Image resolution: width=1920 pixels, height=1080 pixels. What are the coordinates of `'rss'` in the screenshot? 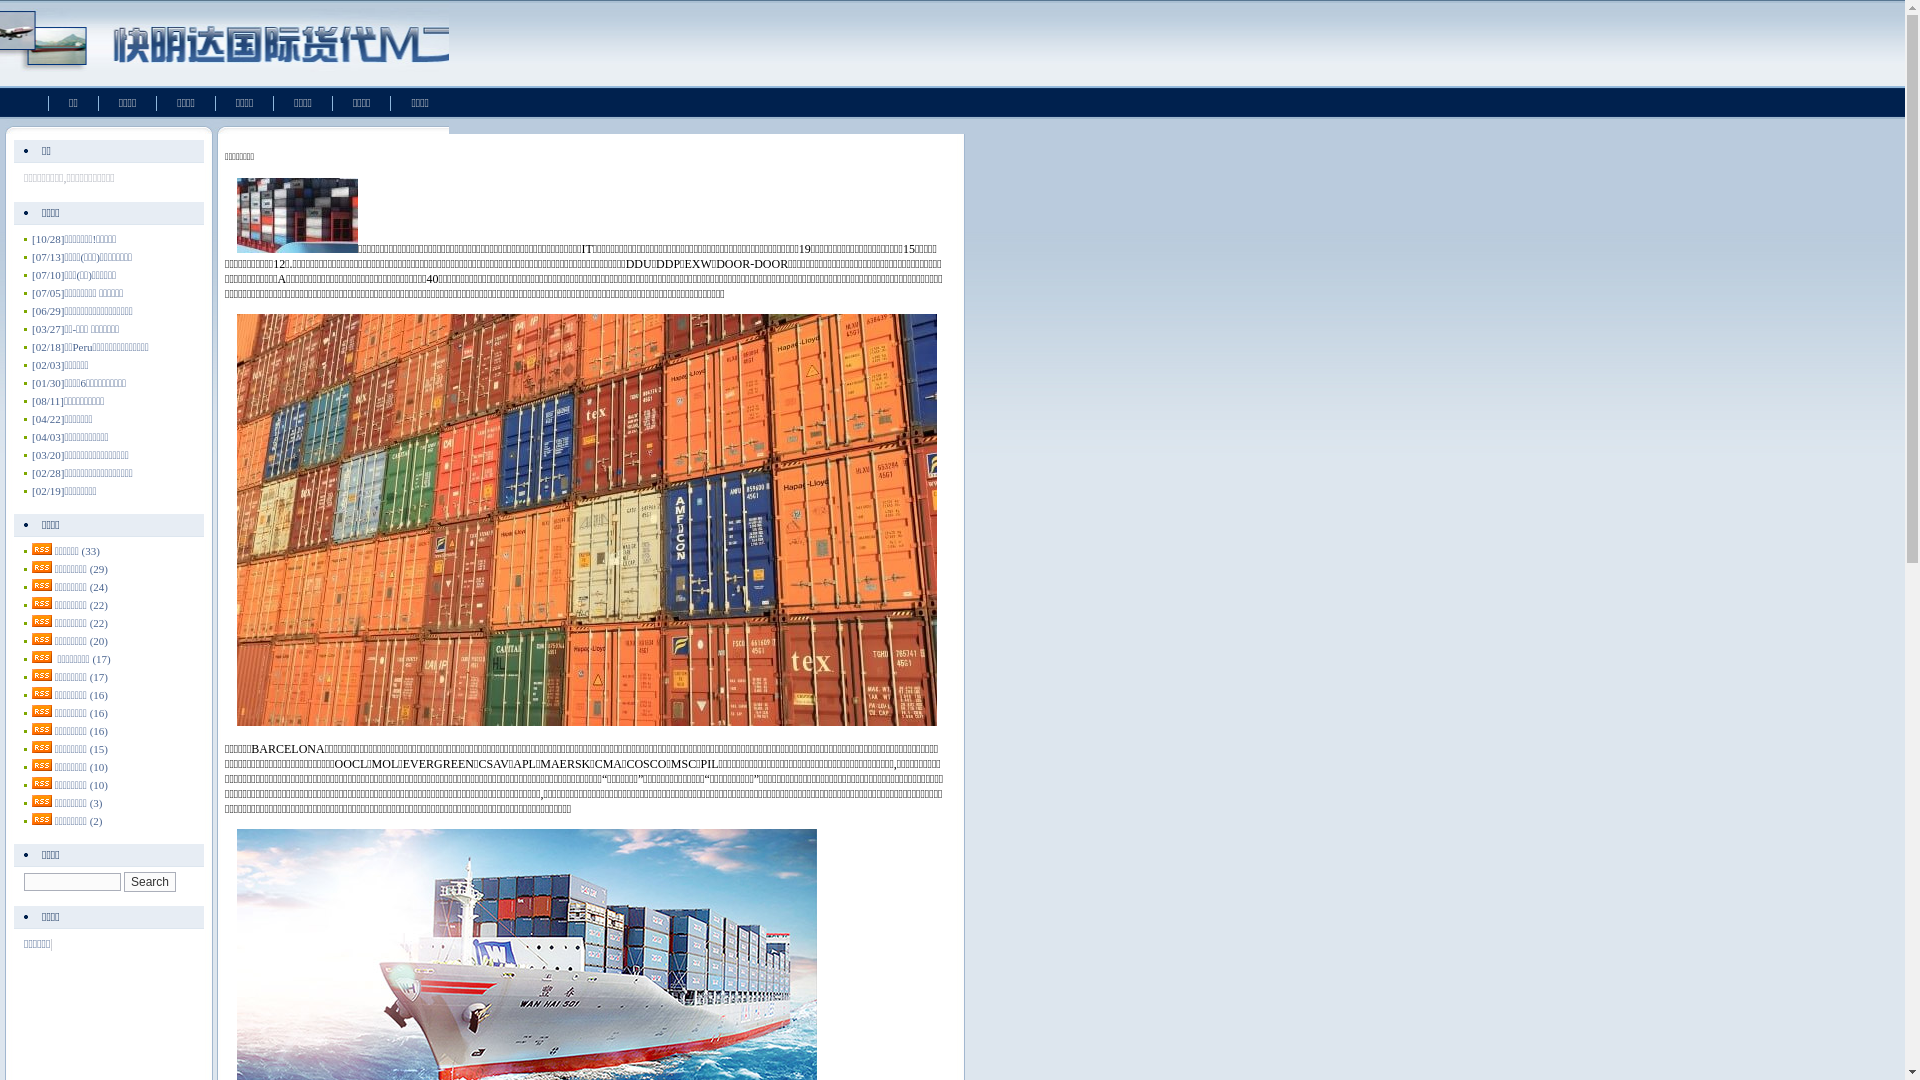 It's located at (42, 782).